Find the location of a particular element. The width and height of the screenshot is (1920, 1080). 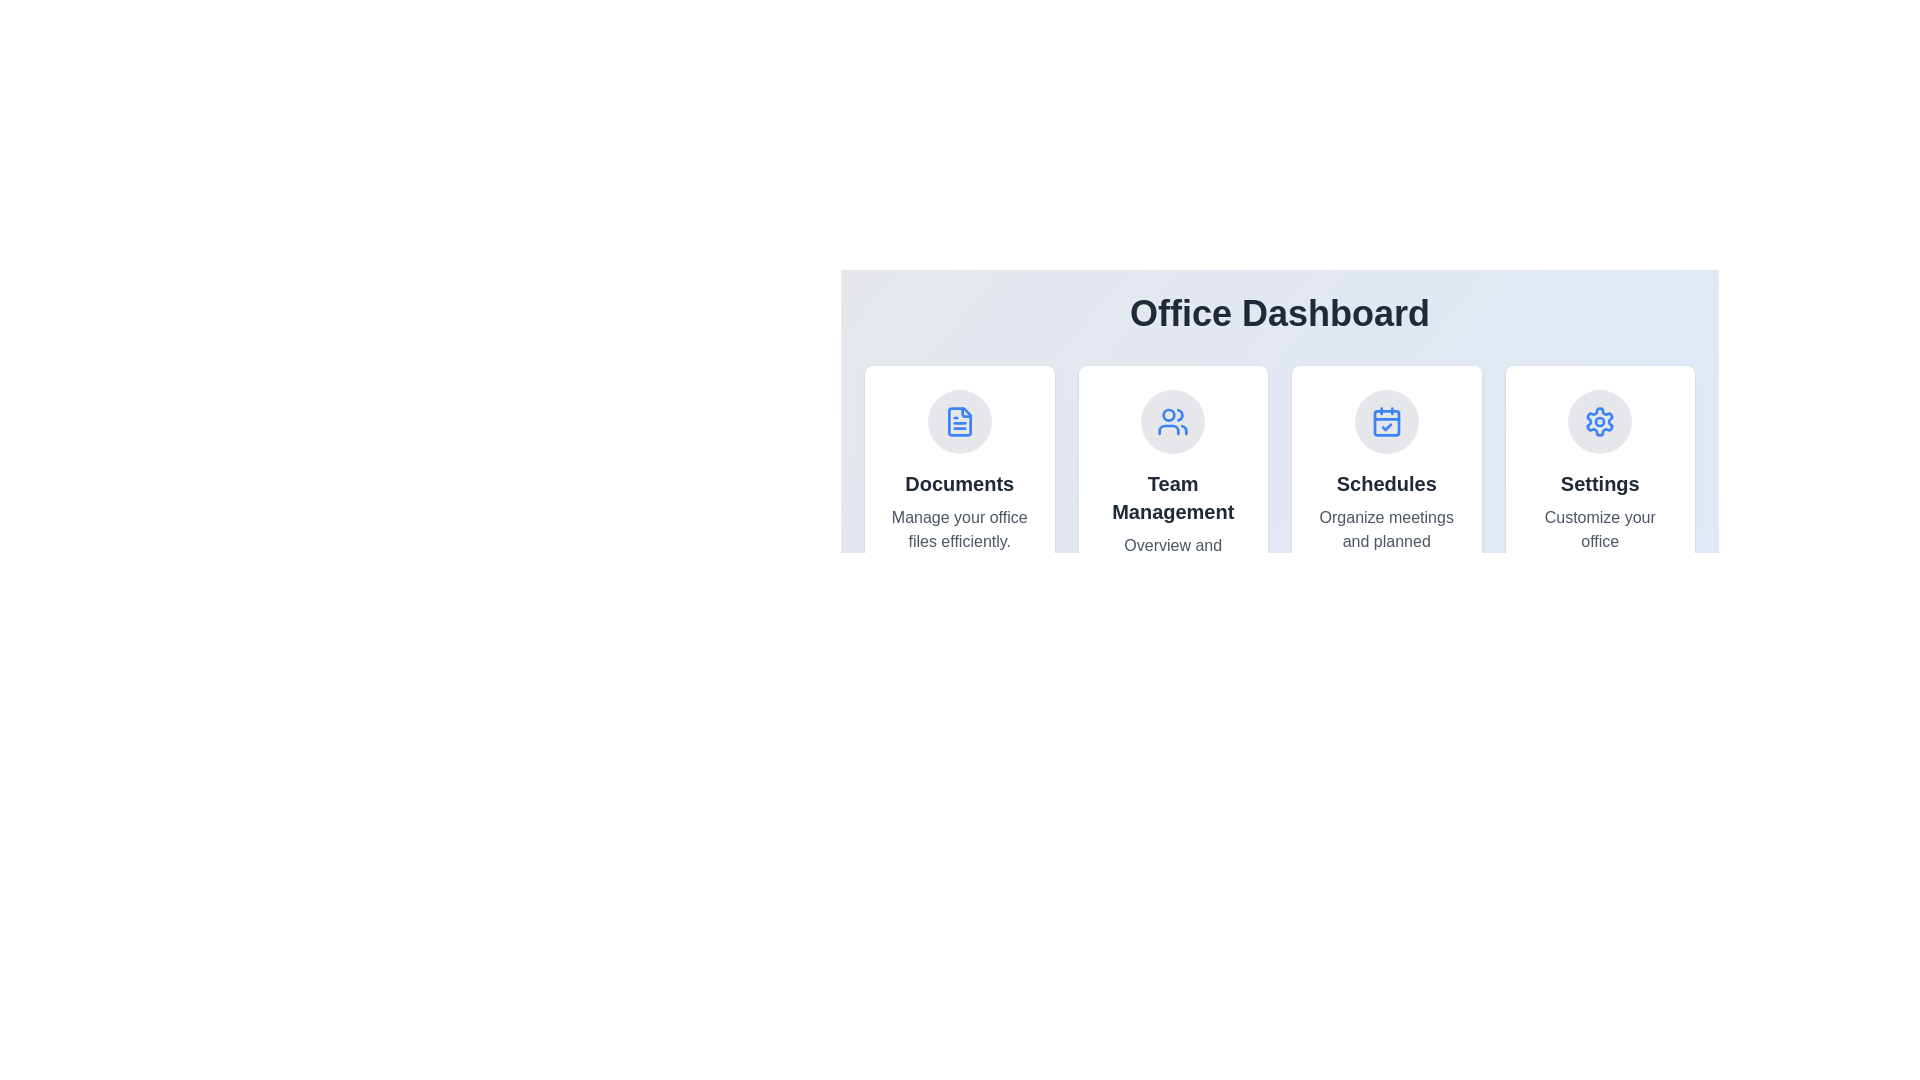

the circular icon with a gray background and blue calendar symbol, which is located at the top center of the 'Schedules' card in the Office Dashboard is located at coordinates (1385, 420).